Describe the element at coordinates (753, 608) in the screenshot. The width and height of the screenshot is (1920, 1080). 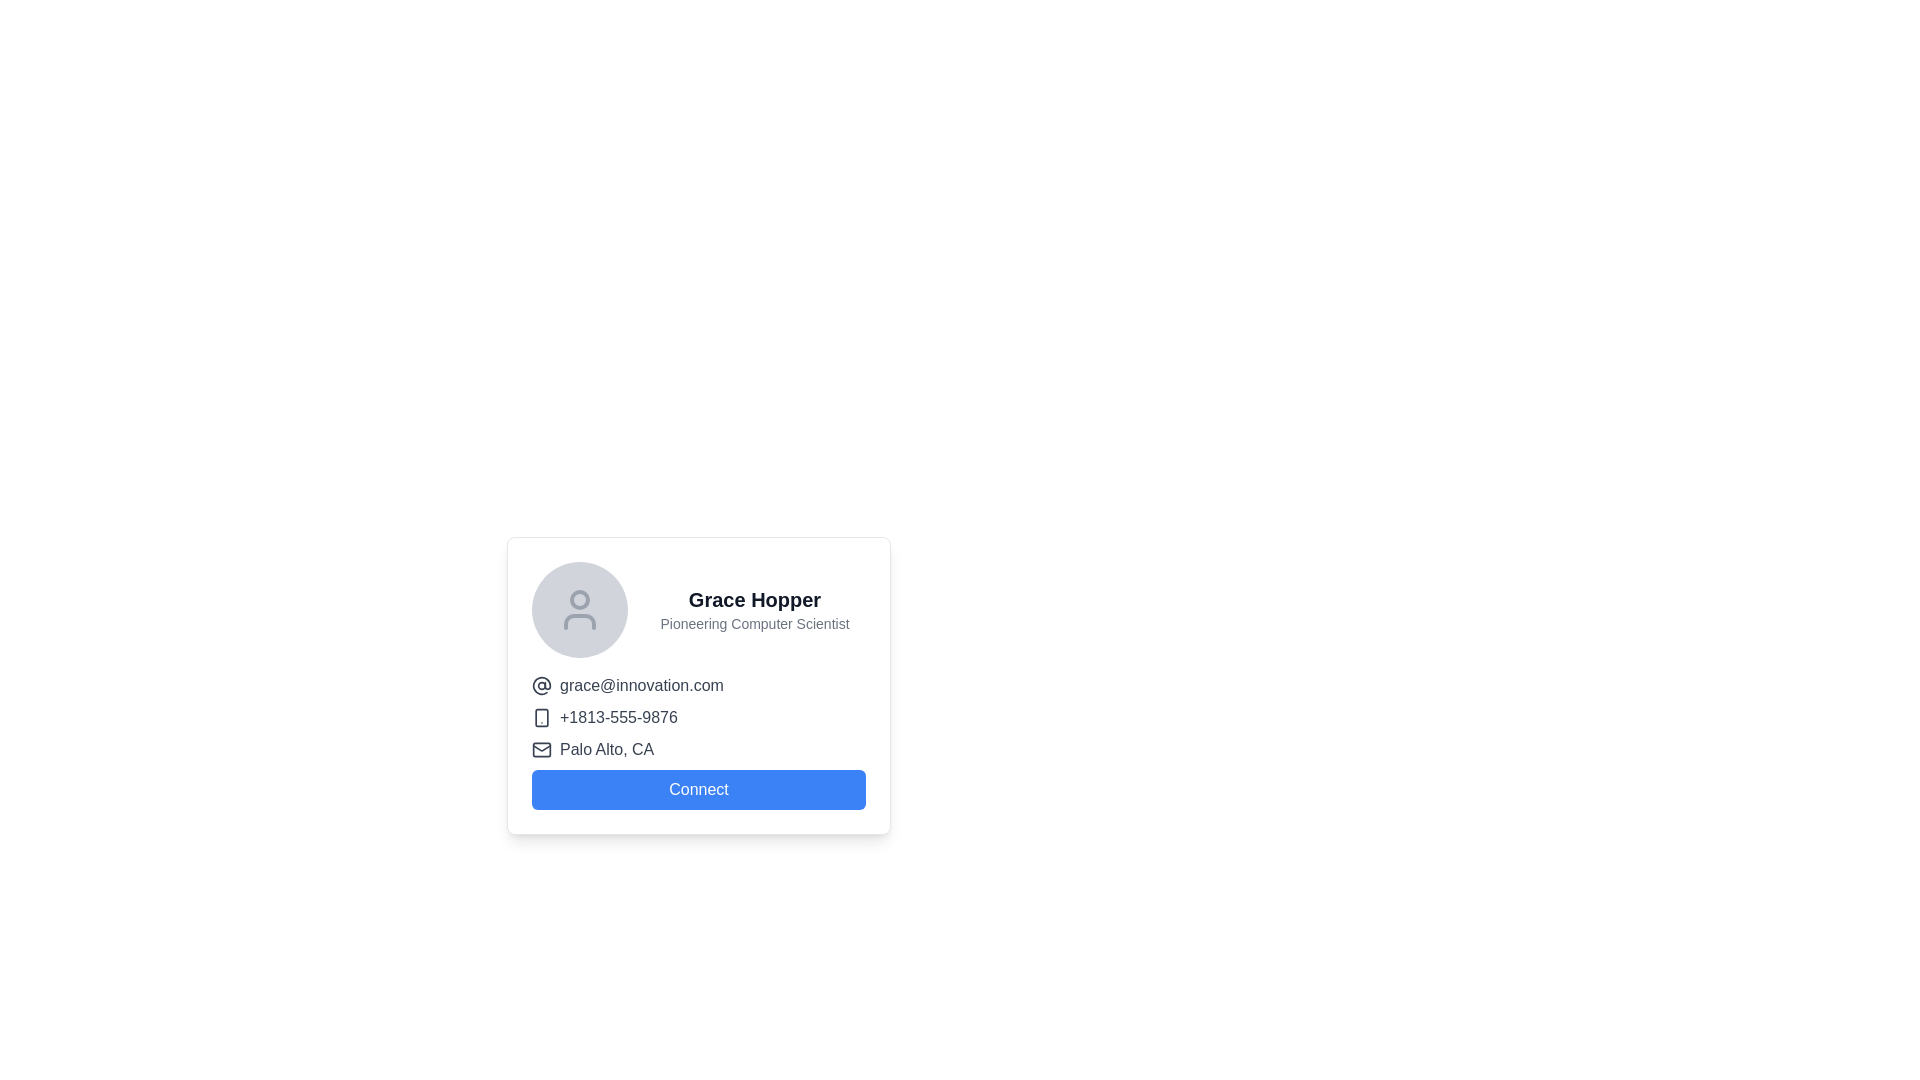
I see `the text display element that provides the name and title of the individual, located to the right of the circular avatar image in the profile card layout` at that location.